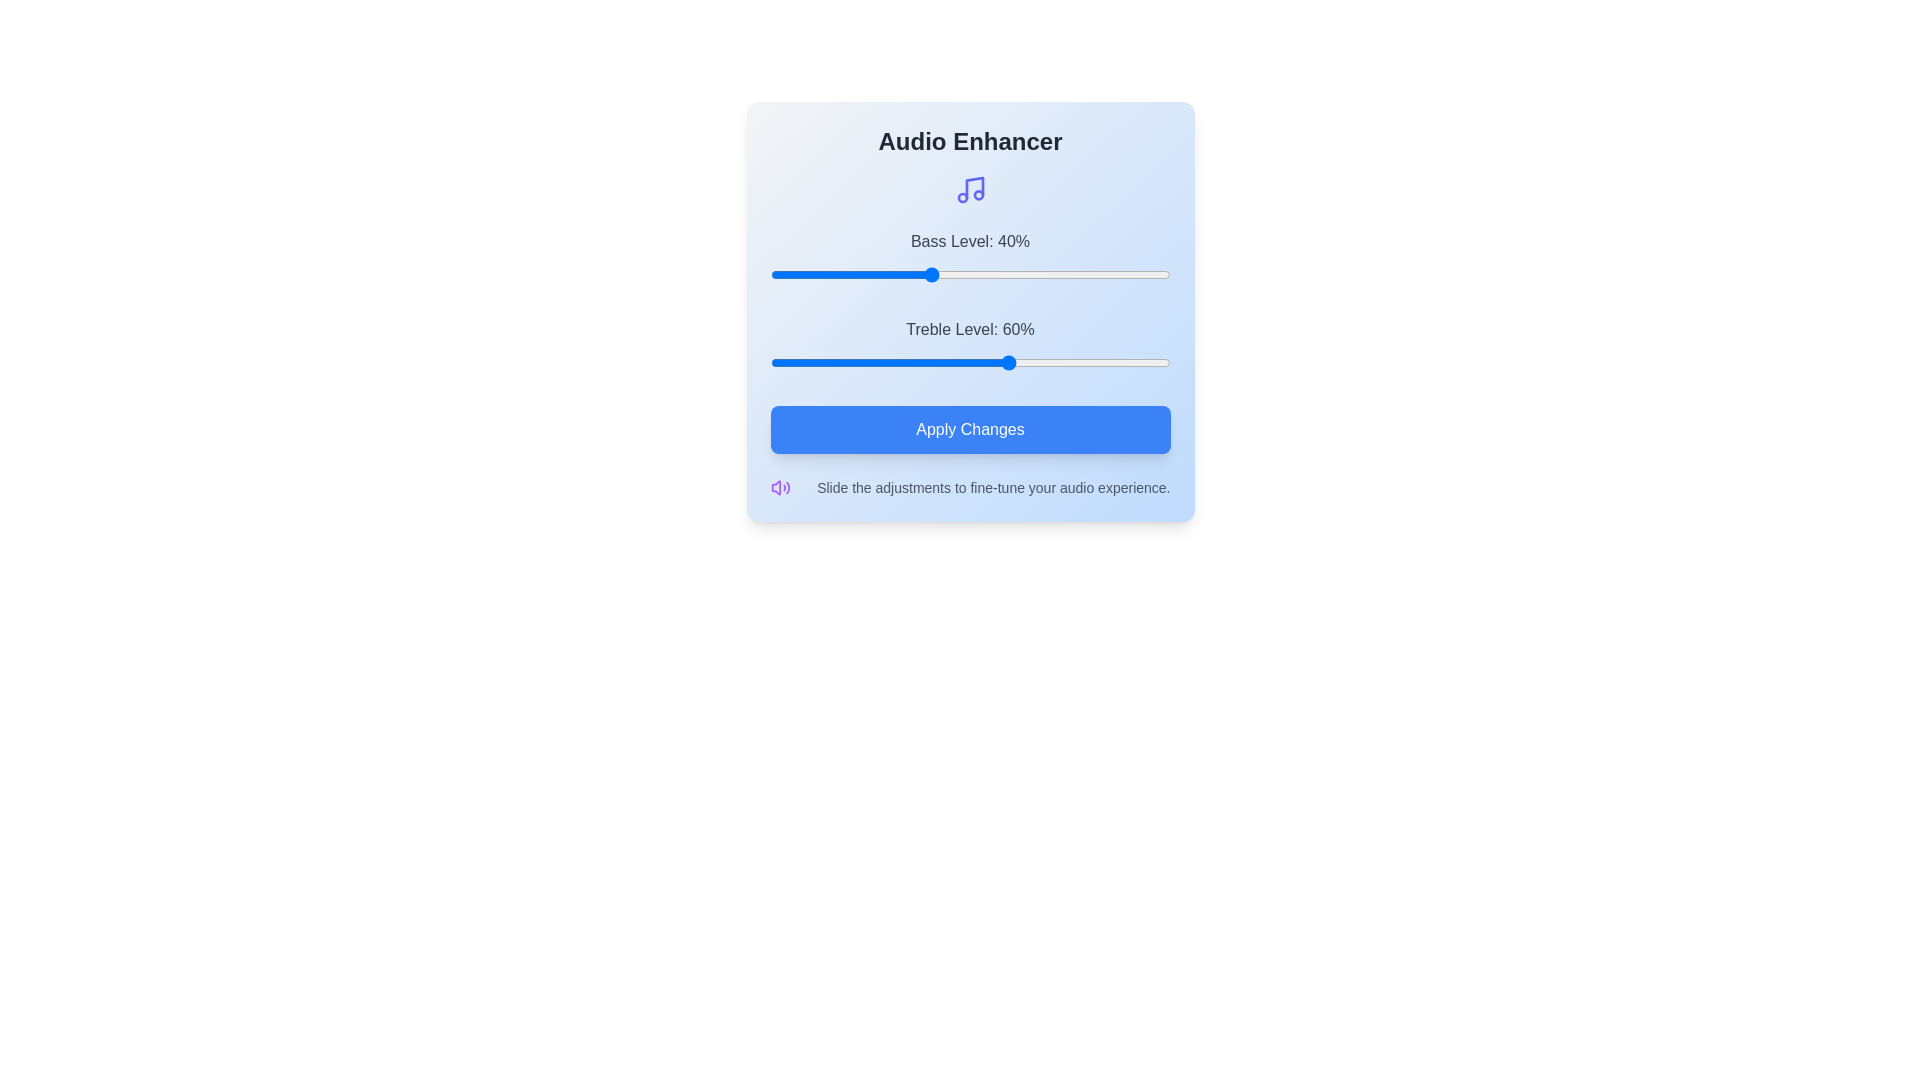  I want to click on the bass level slider to 50%, so click(970, 274).